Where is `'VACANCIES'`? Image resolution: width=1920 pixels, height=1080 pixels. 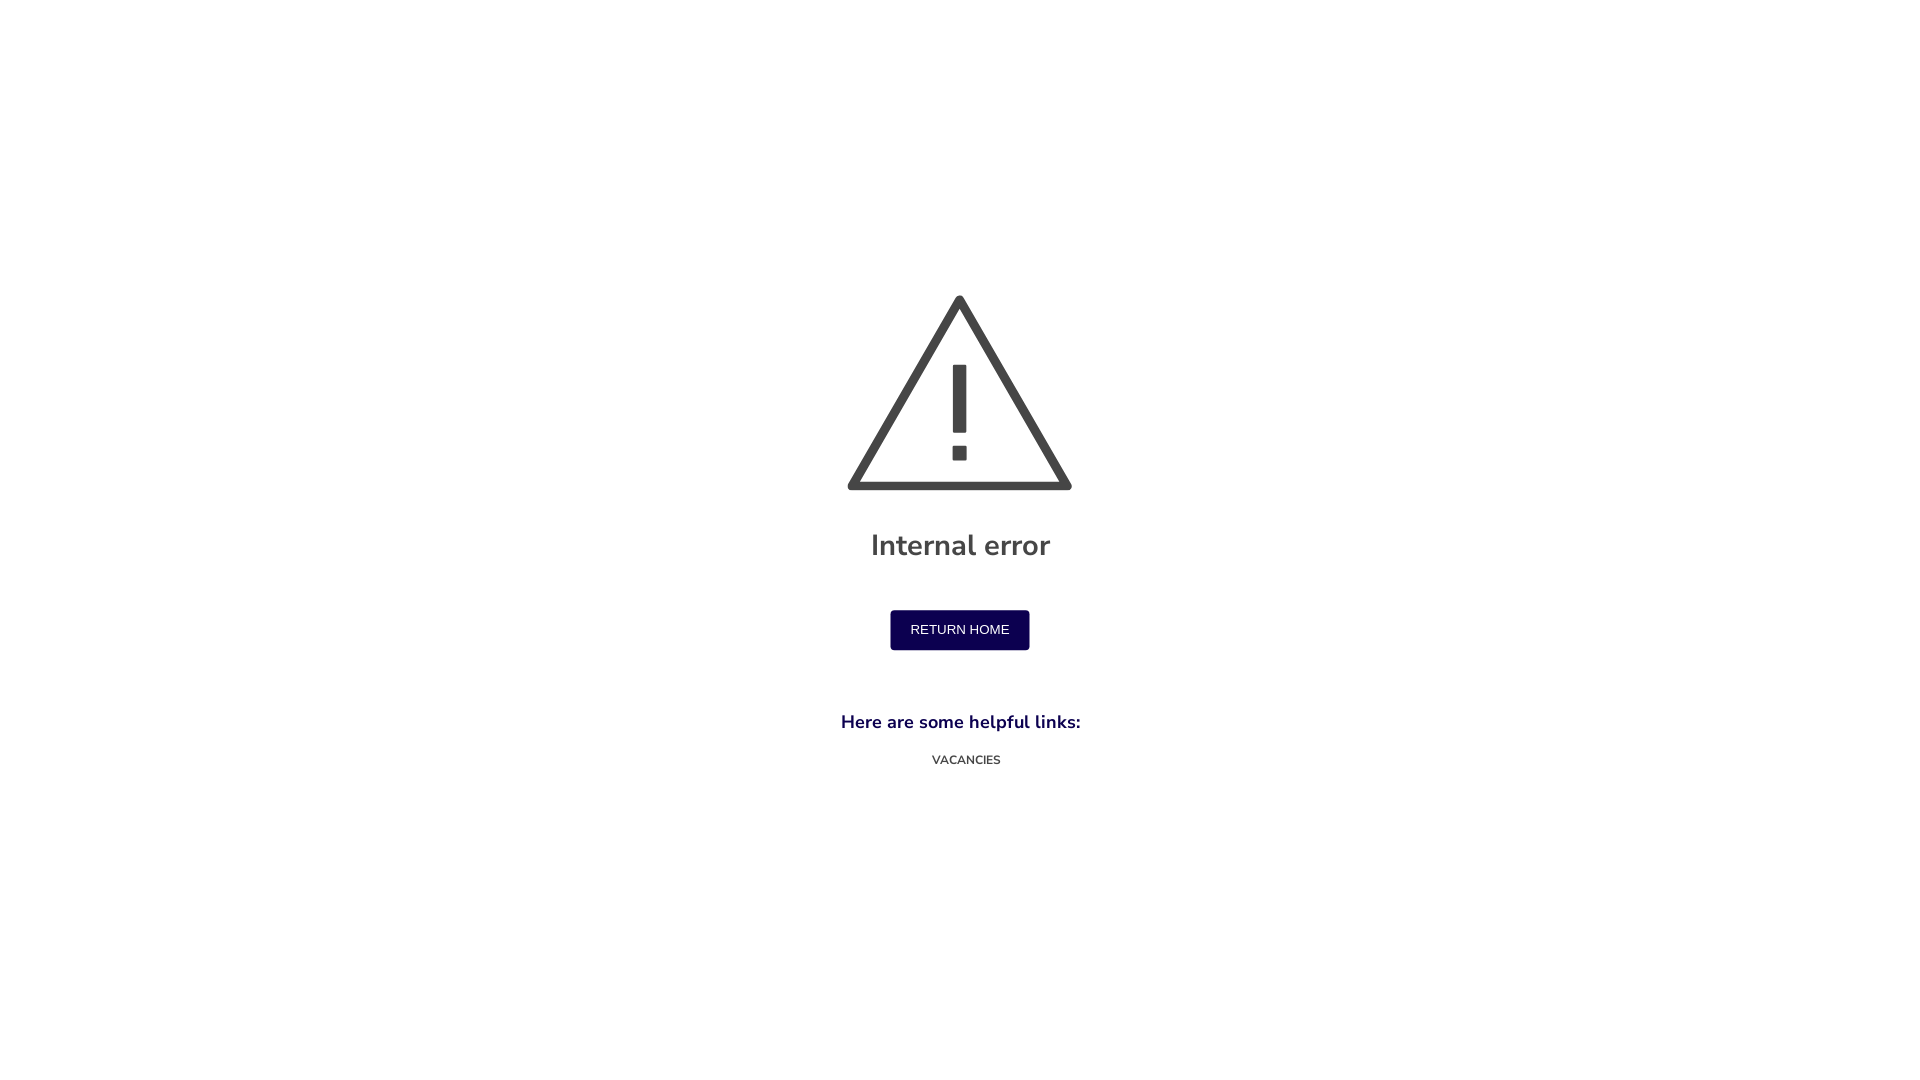 'VACANCIES' is located at coordinates (960, 760).